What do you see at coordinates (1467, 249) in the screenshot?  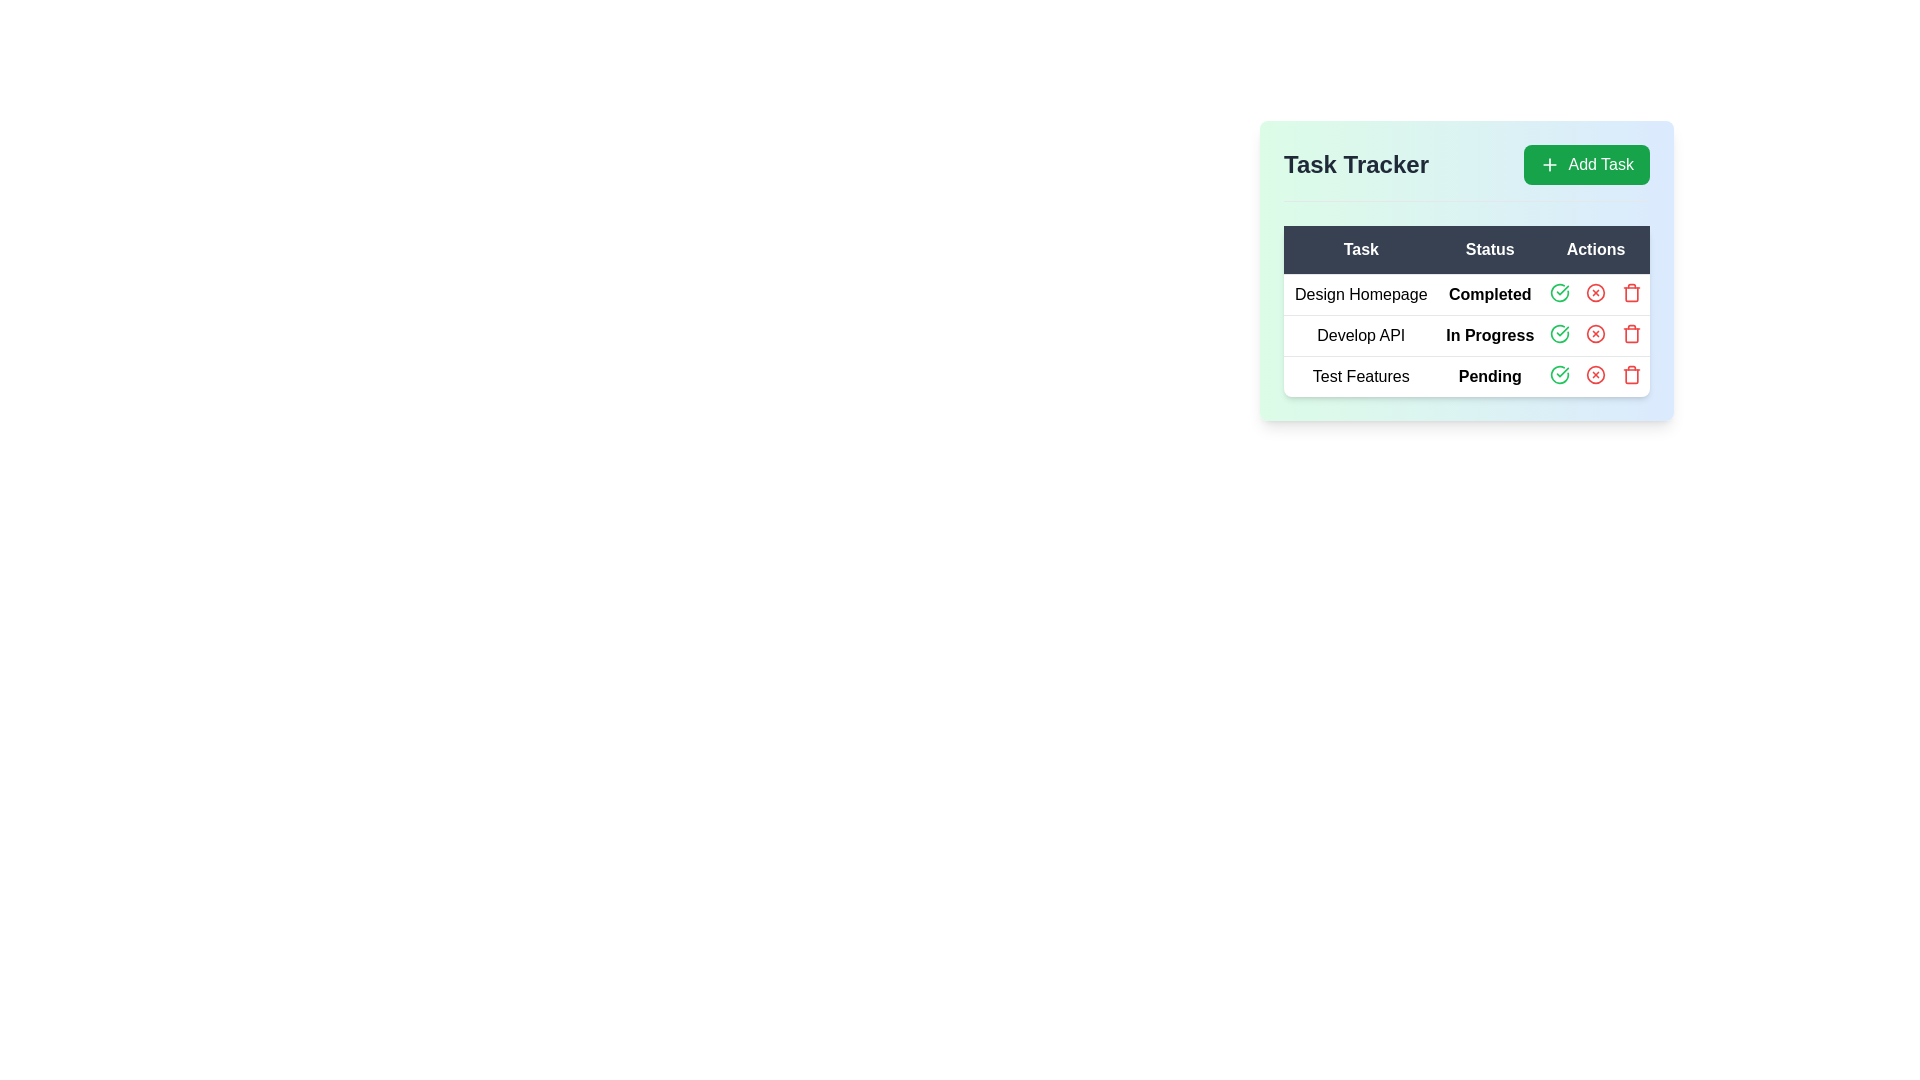 I see `the 'Status' column in the Table header row of the 'Task Tracker' interface` at bounding box center [1467, 249].